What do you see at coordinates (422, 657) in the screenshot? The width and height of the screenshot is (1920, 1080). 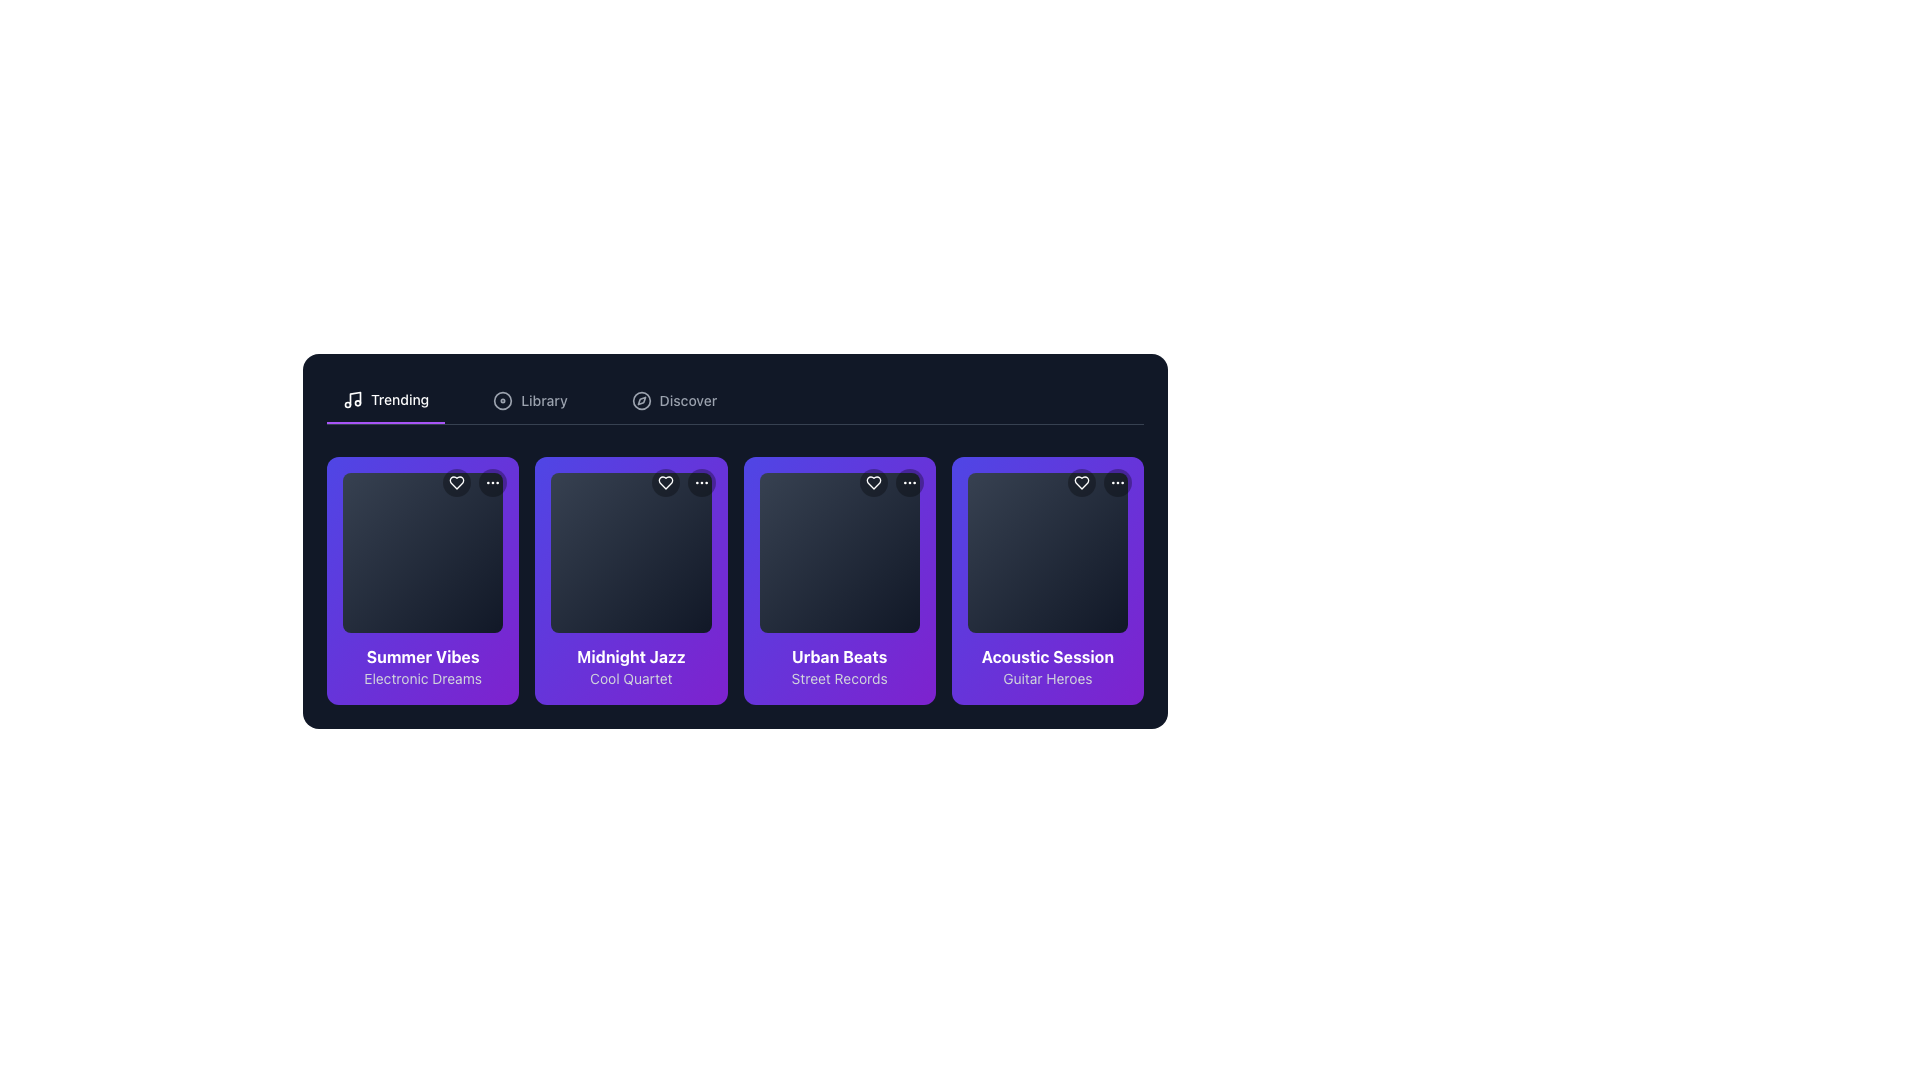 I see `the 'Summer Vibes' text label, which is styled in bold and positioned near the bottom of the first card under the 'Trending' tab` at bounding box center [422, 657].